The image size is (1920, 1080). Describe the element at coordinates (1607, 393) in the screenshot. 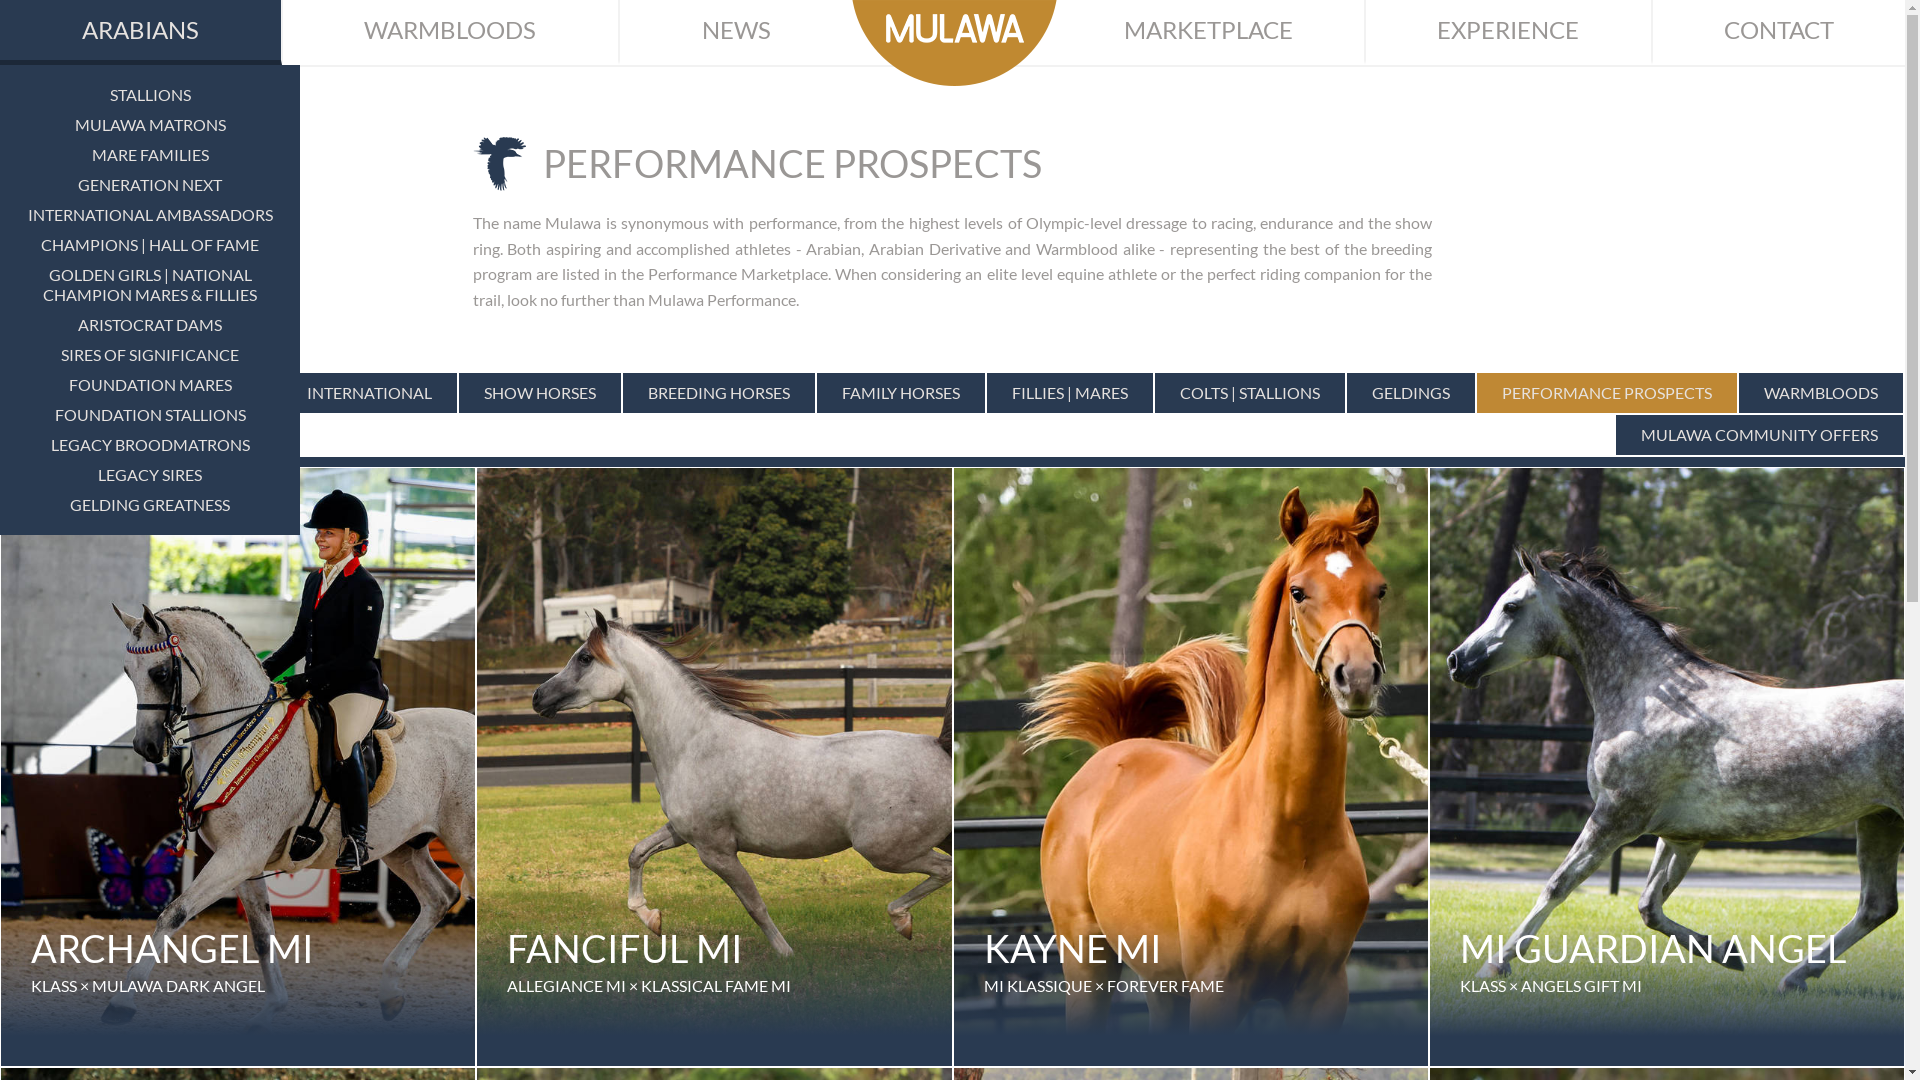

I see `'PERFORMANCE PROSPECTS'` at that location.